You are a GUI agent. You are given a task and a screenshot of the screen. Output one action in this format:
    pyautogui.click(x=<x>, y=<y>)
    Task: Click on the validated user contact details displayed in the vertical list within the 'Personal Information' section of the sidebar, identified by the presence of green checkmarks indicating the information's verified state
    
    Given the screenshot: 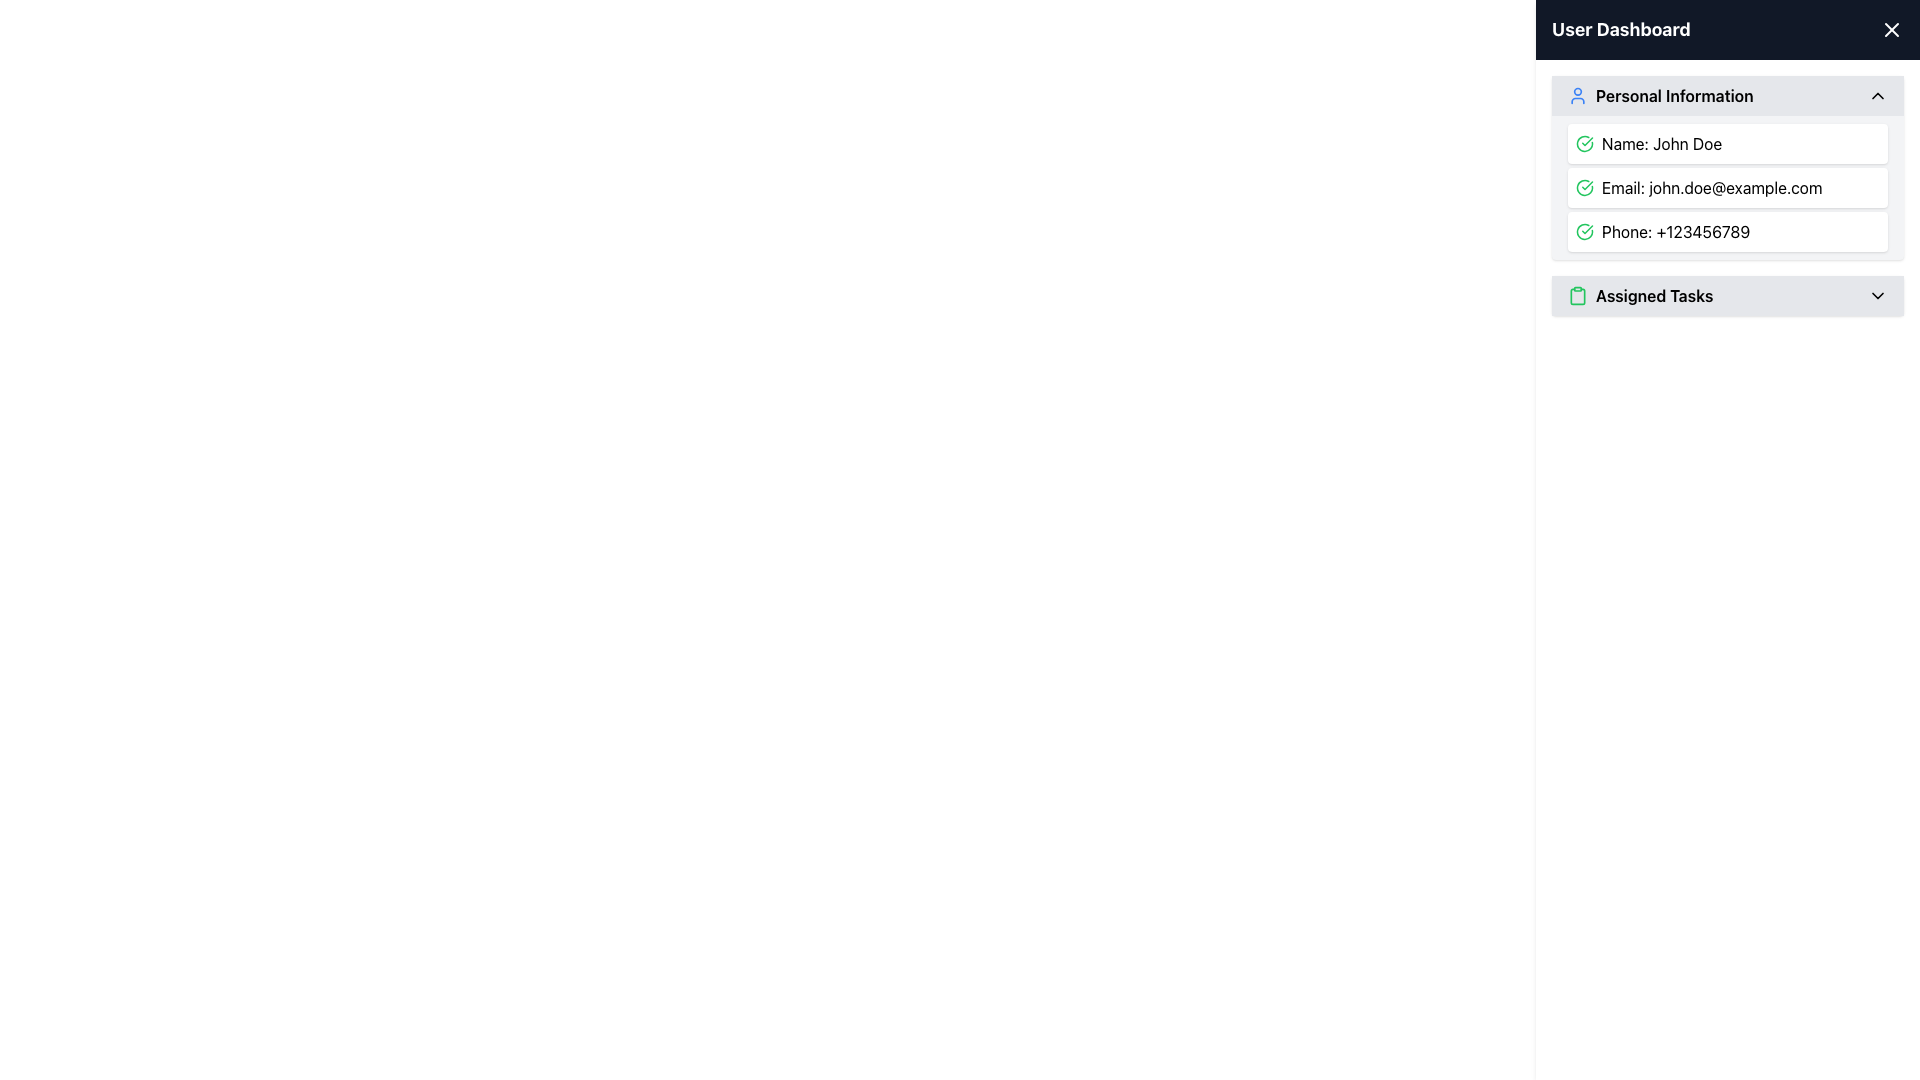 What is the action you would take?
    pyautogui.click(x=1727, y=188)
    